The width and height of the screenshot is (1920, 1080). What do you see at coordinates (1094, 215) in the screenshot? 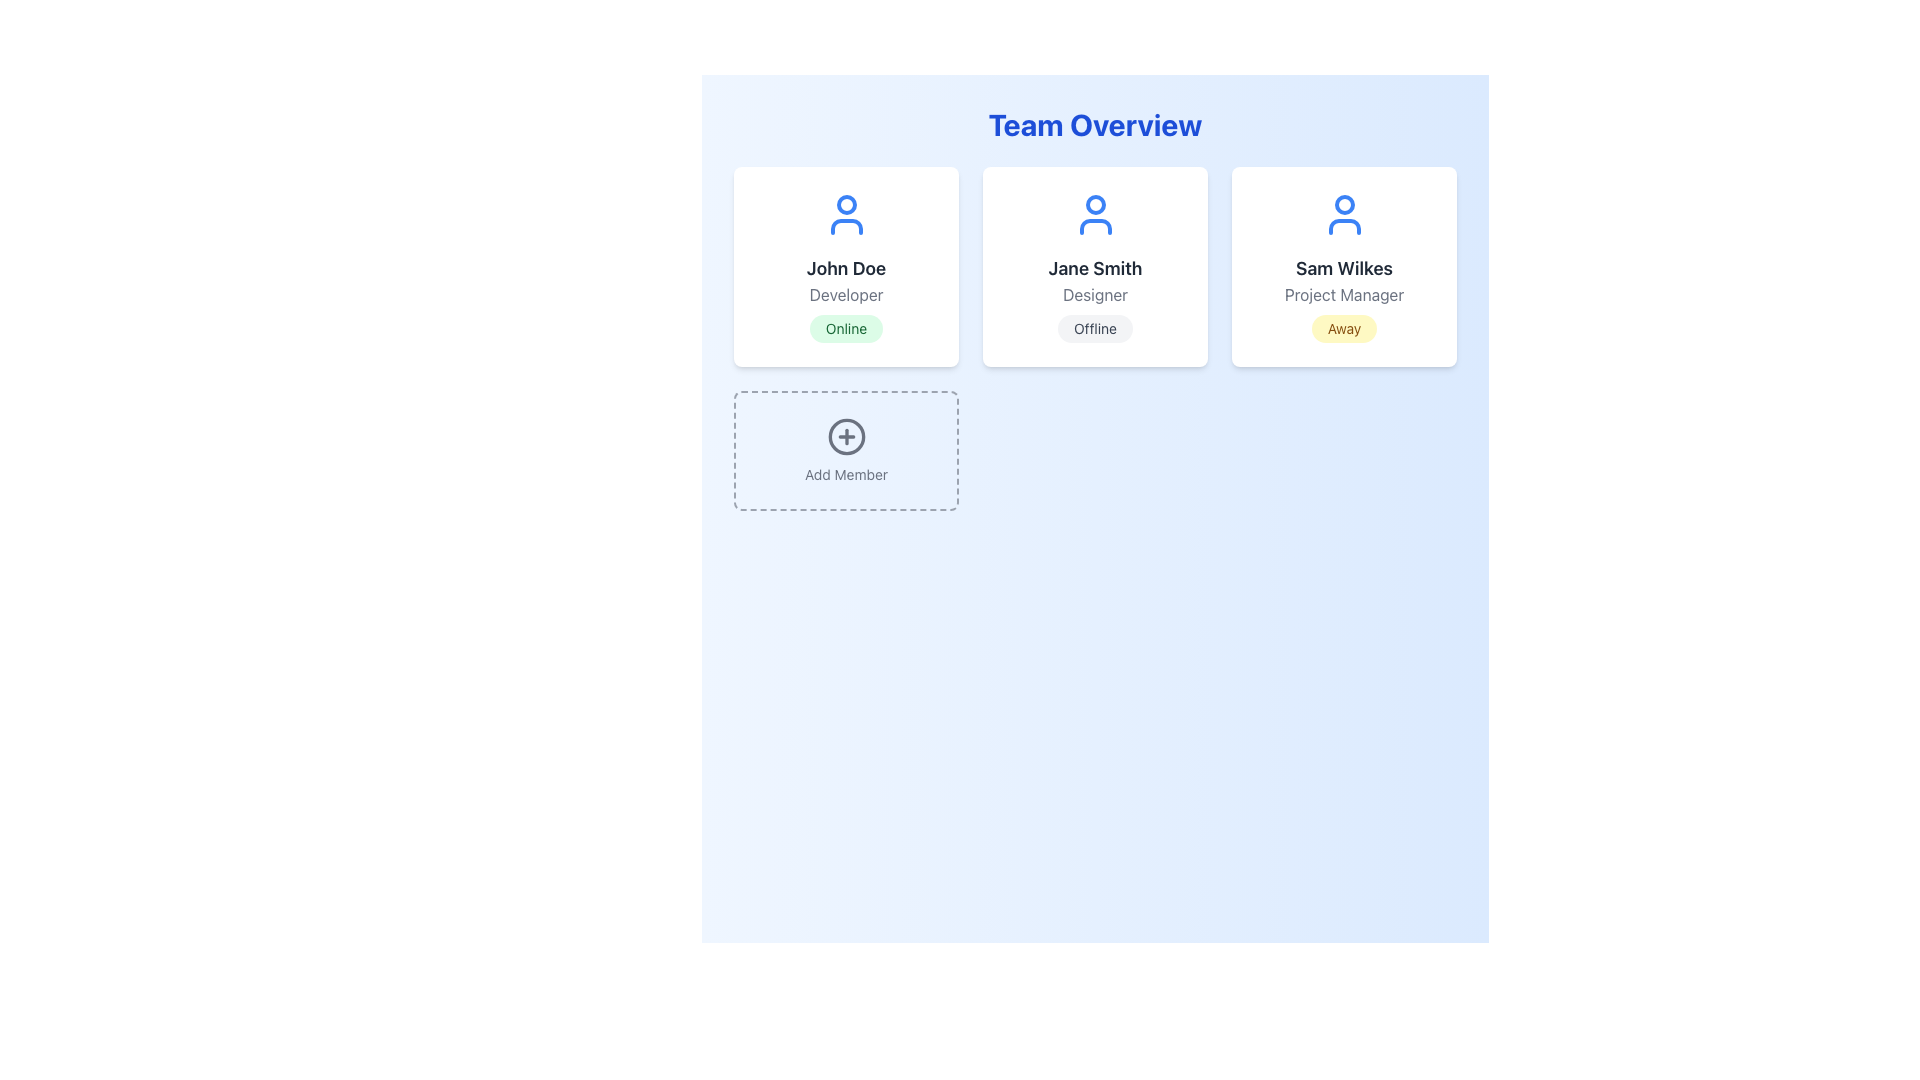
I see `the user profile icon for Jane Smith, who is identified as a Designer and marked as Offline, to initiate further interaction` at bounding box center [1094, 215].